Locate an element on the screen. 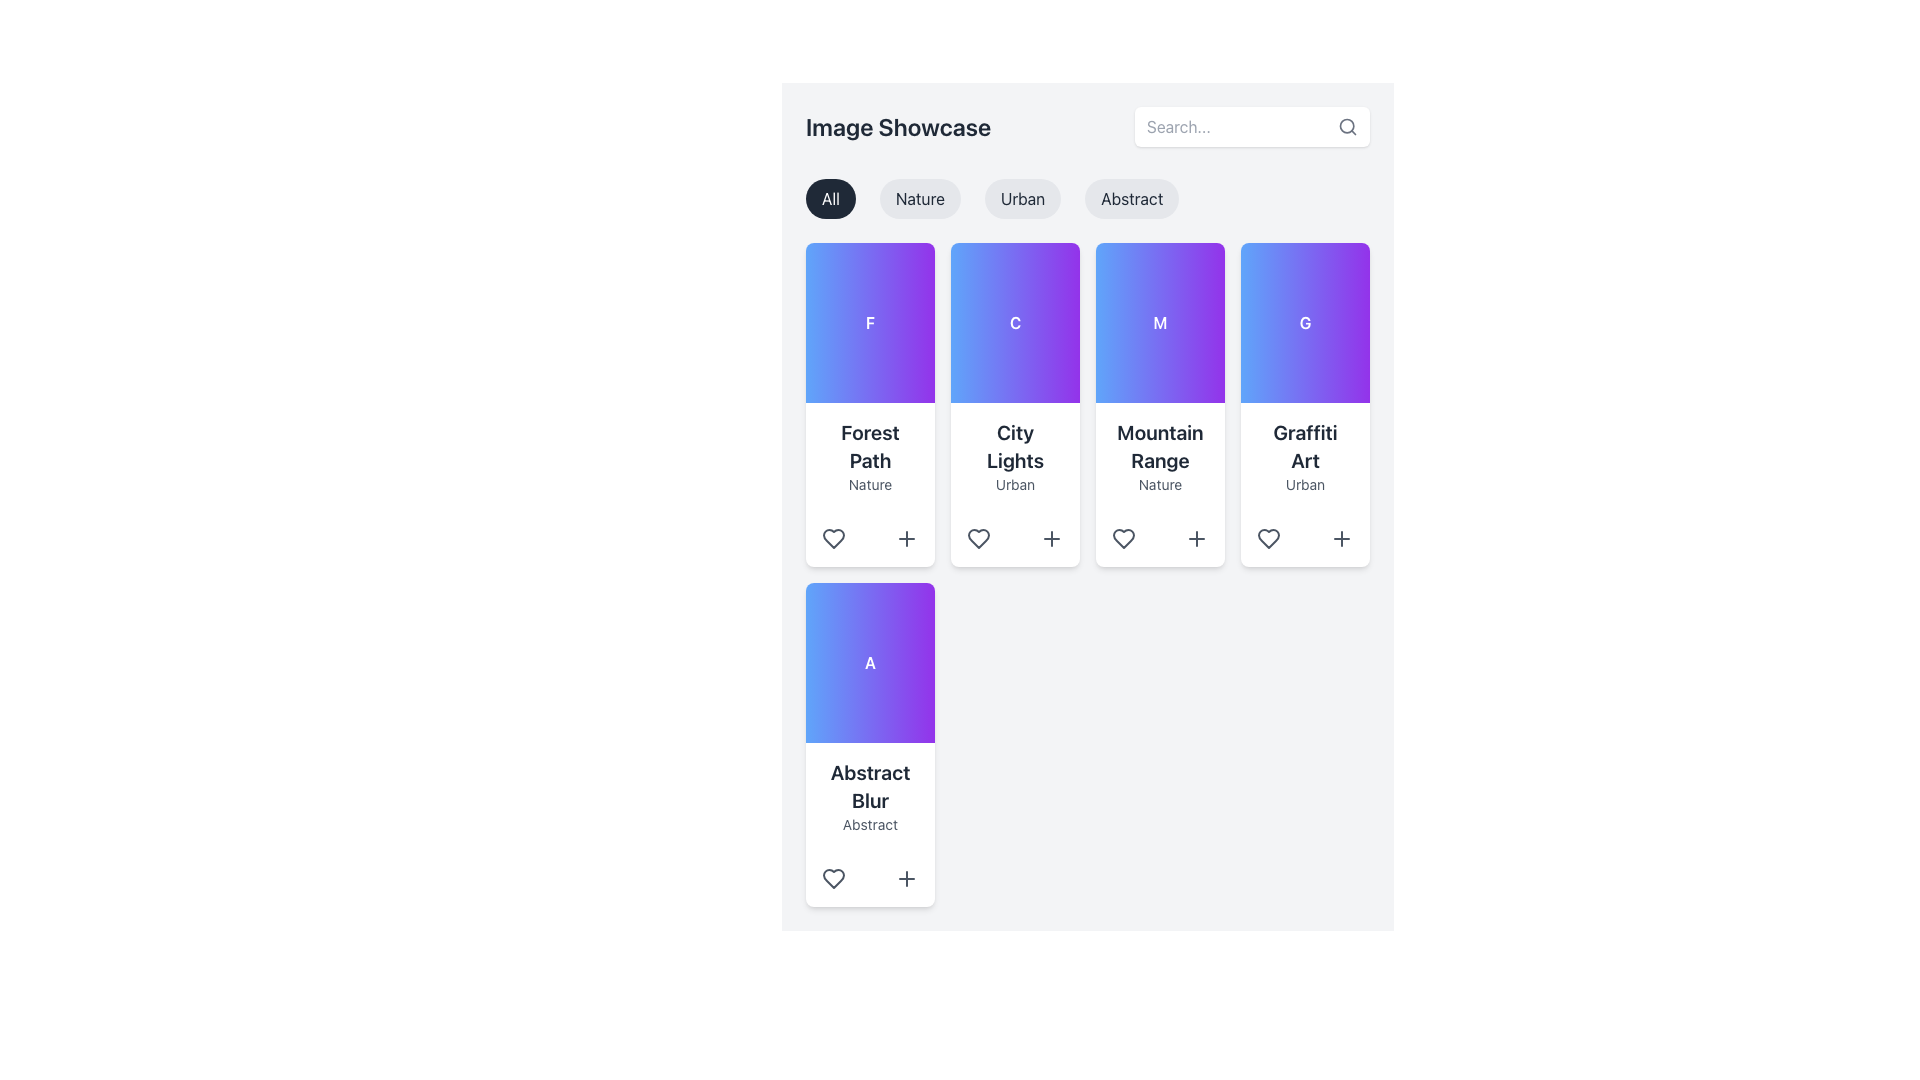 The image size is (1920, 1080). the text label displaying 'Mountain Range' and 'Nature' in the third column of the top row in the grid of cards is located at coordinates (1160, 456).